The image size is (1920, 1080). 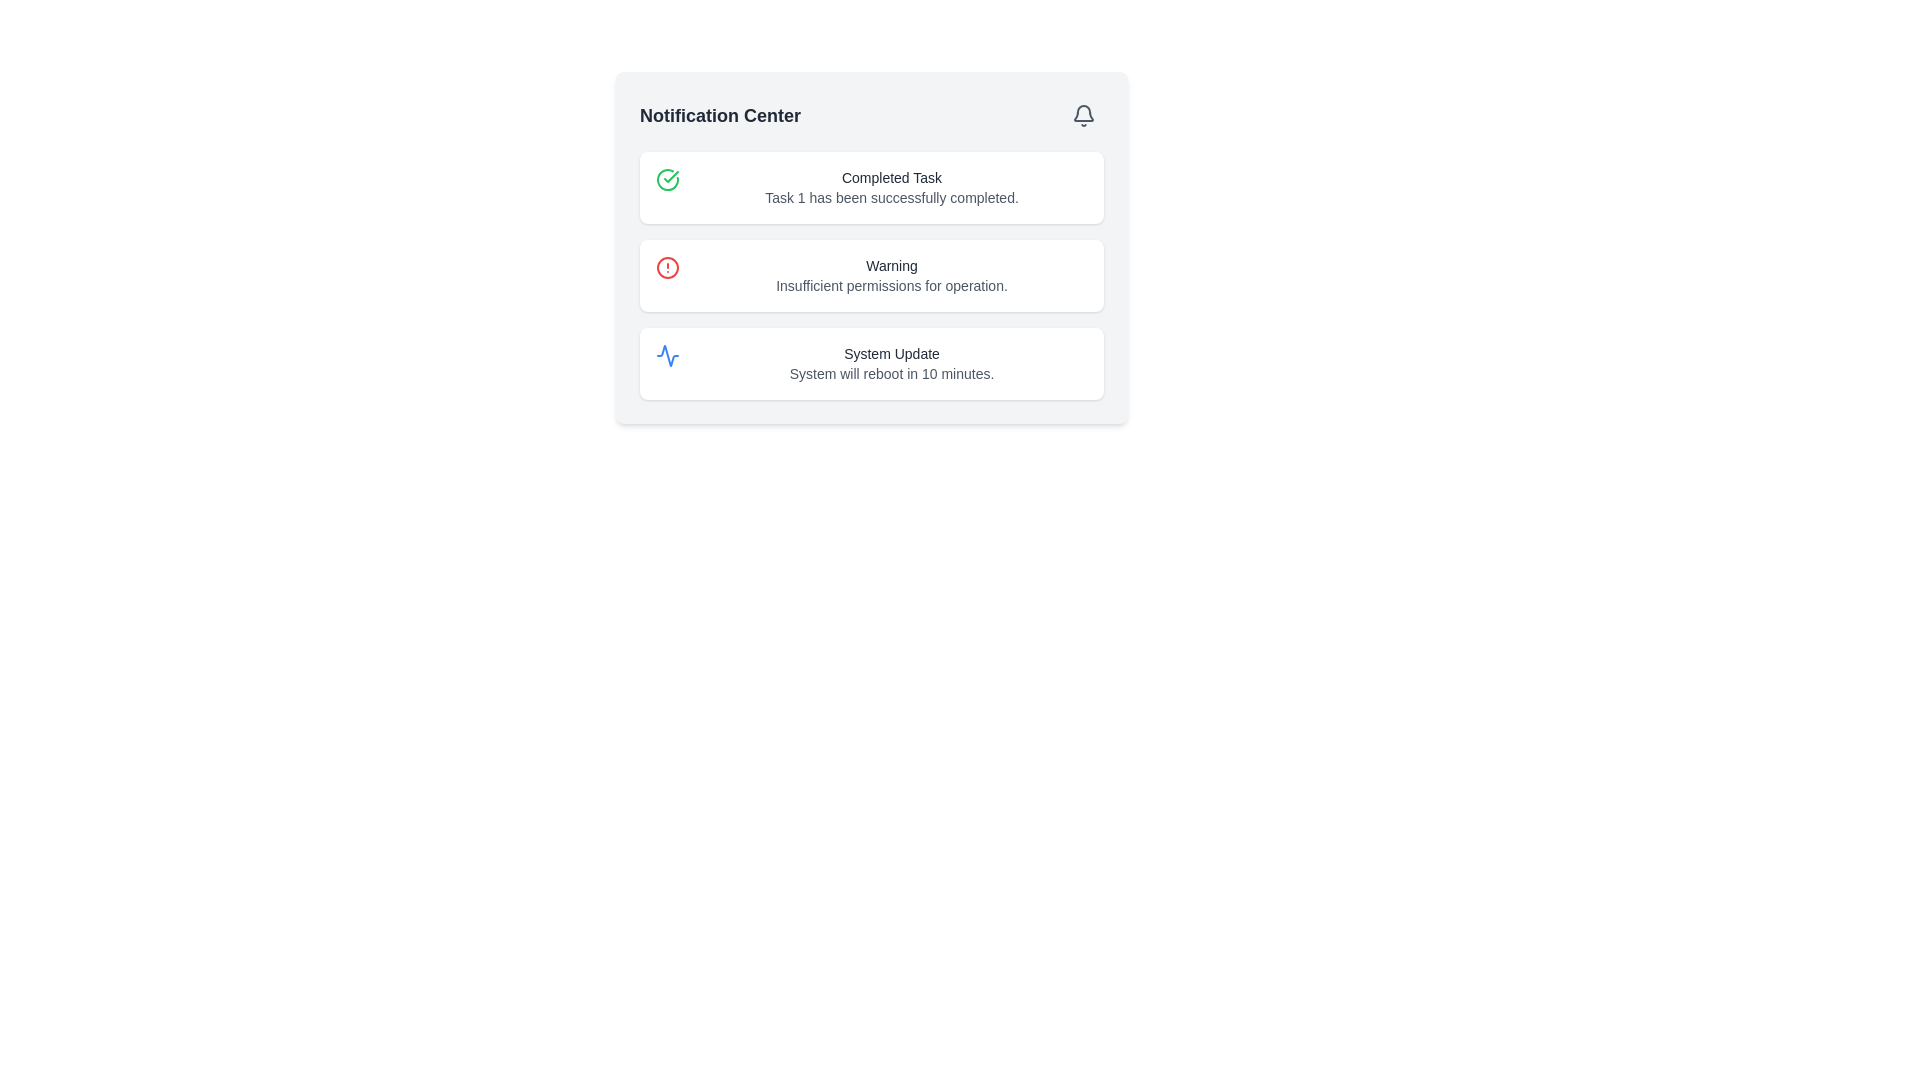 What do you see at coordinates (891, 188) in the screenshot?
I see `the notification message indicating the completion of 'Task 1', located to the right of the green circular checkmark icon in the upper section of the notification card` at bounding box center [891, 188].